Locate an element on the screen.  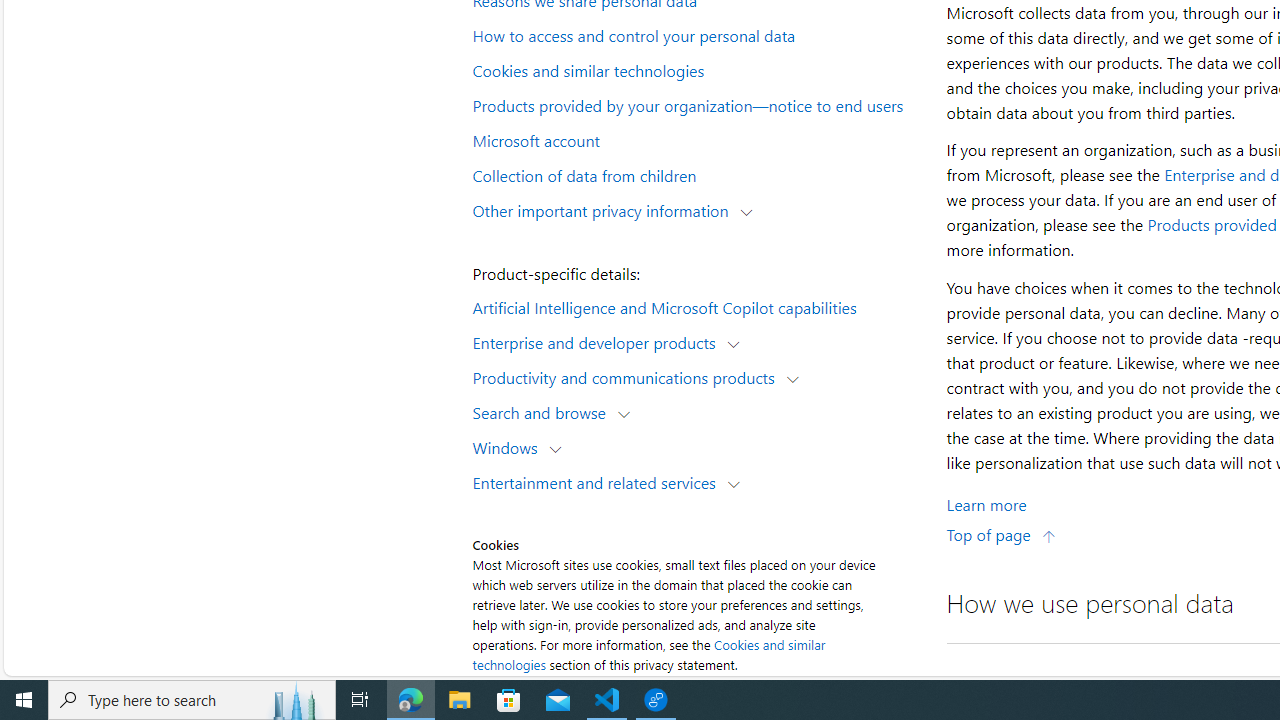
'Learn More about Personal data we collect' is located at coordinates (986, 503).